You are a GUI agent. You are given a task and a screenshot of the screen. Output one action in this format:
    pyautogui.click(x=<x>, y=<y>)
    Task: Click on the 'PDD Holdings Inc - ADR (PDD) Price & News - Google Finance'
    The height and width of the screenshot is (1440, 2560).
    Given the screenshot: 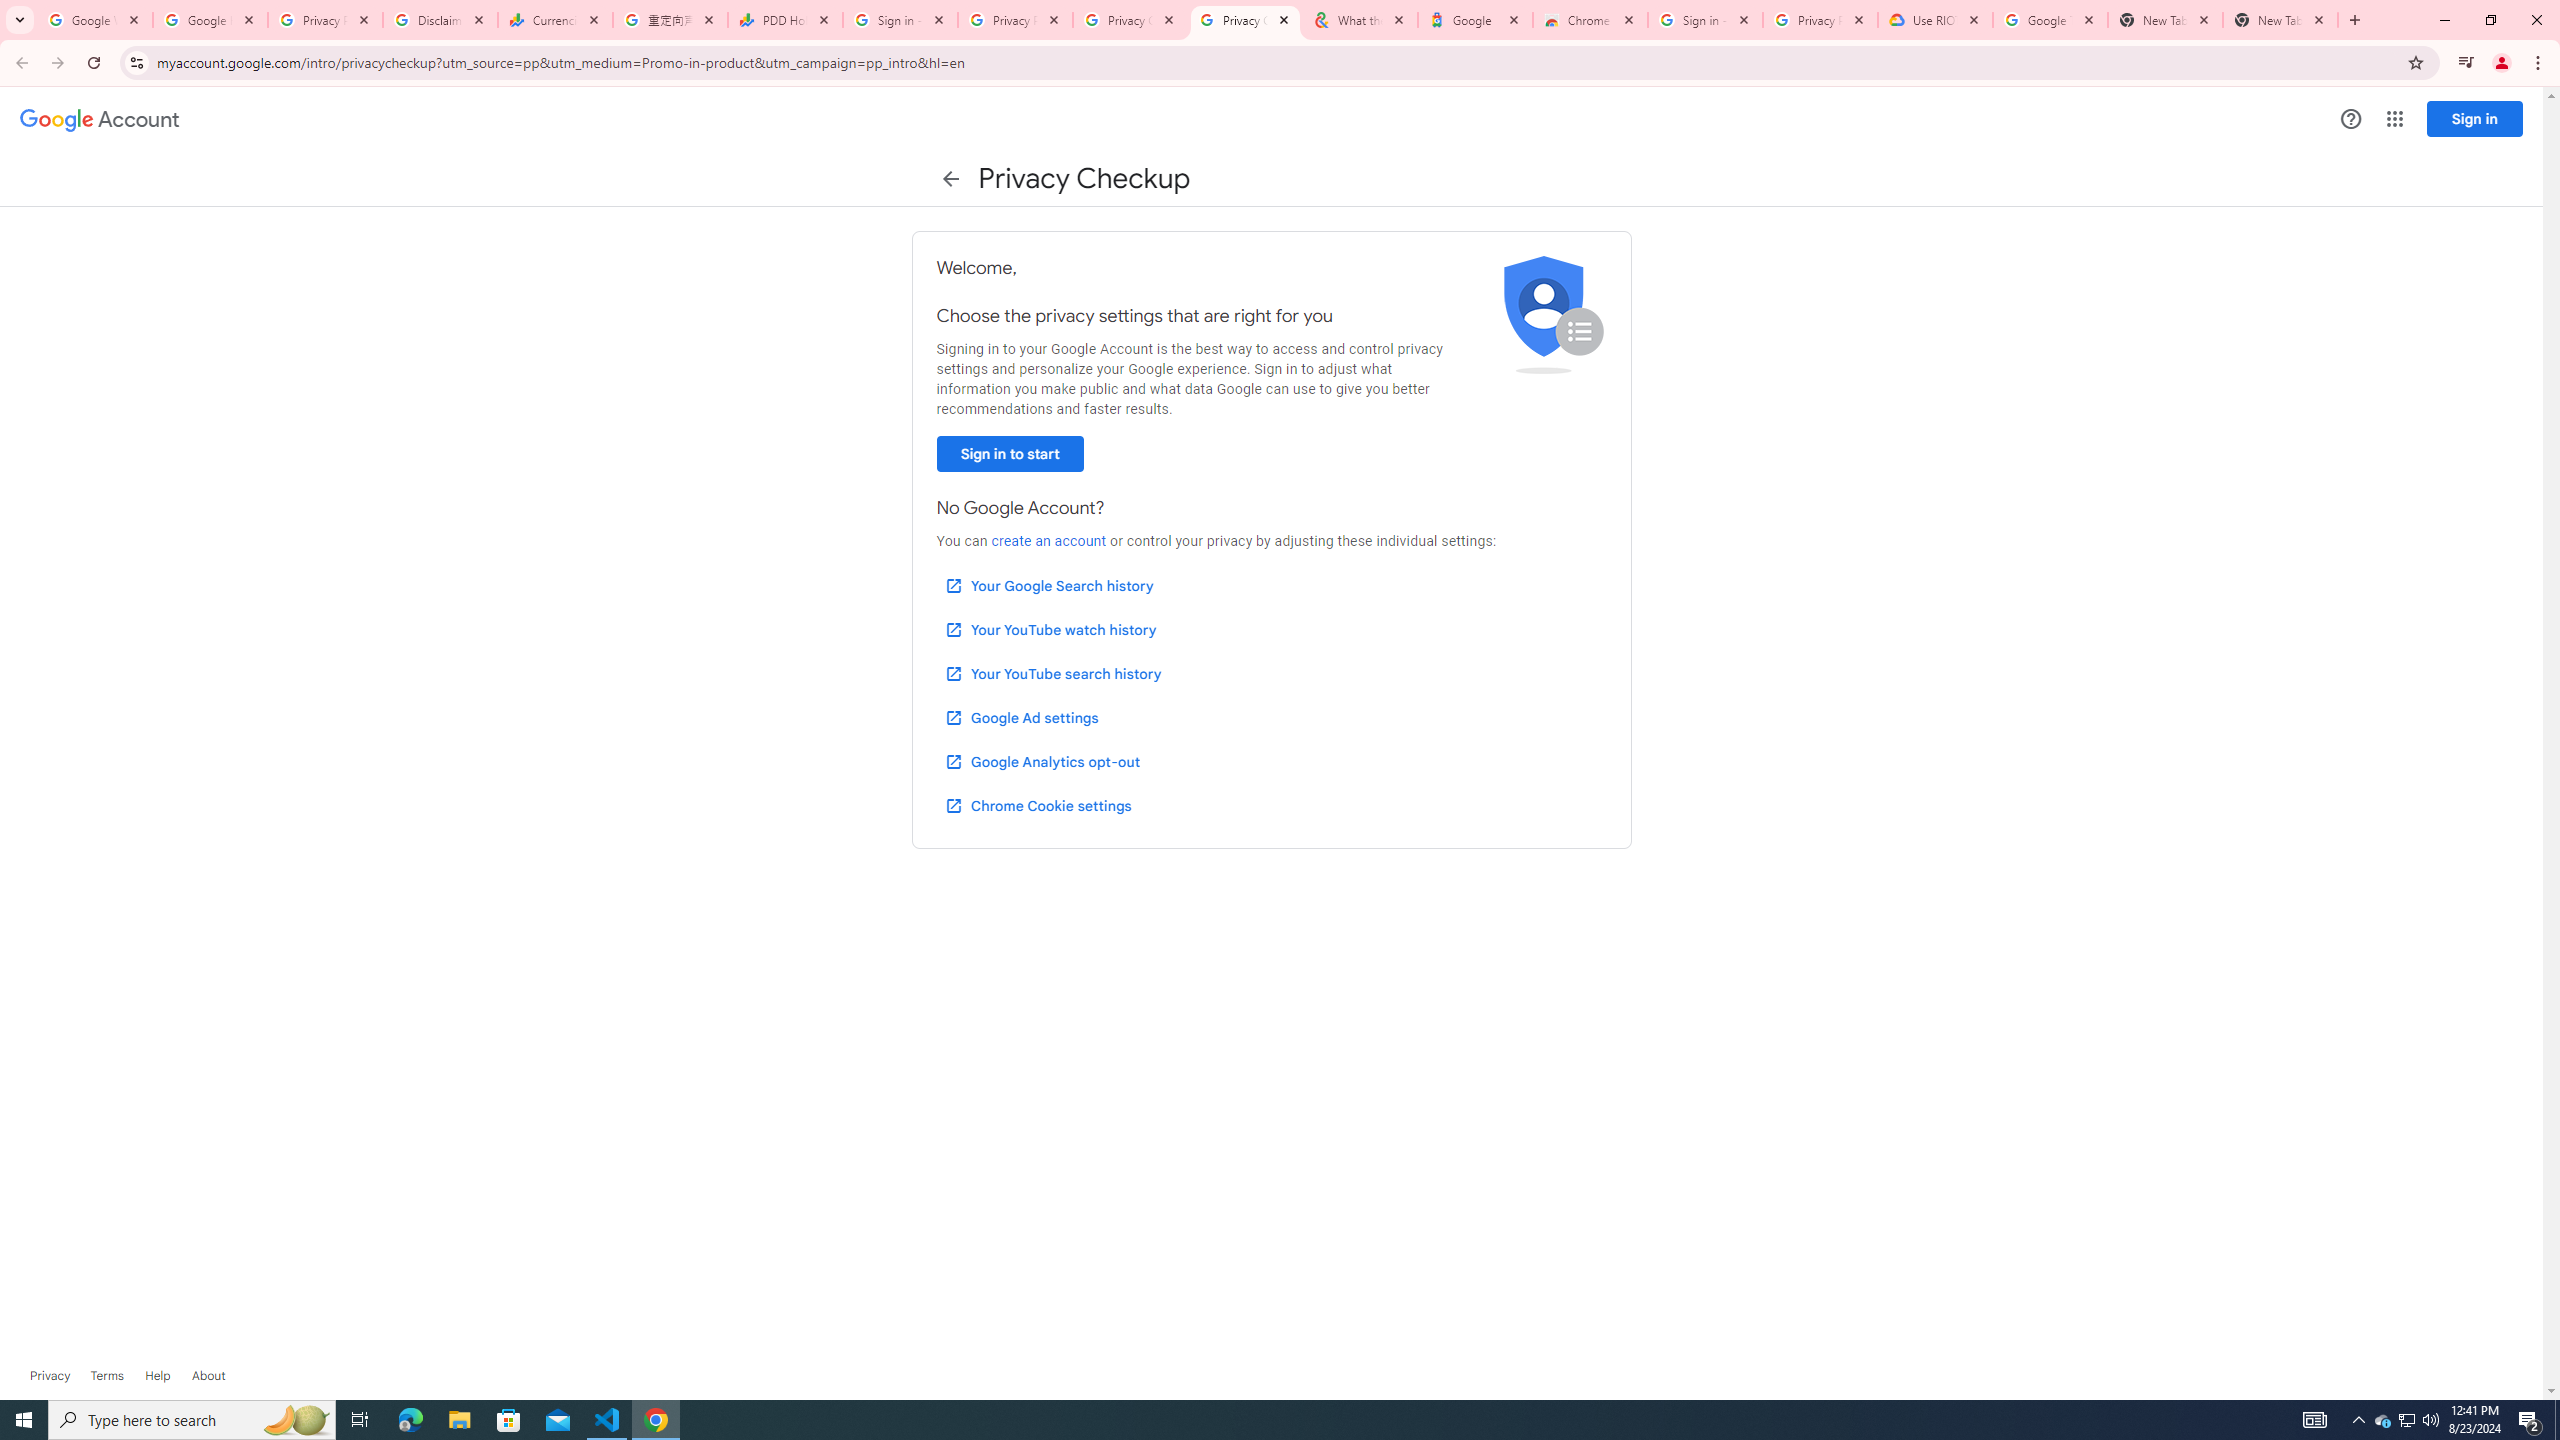 What is the action you would take?
    pyautogui.click(x=784, y=19)
    